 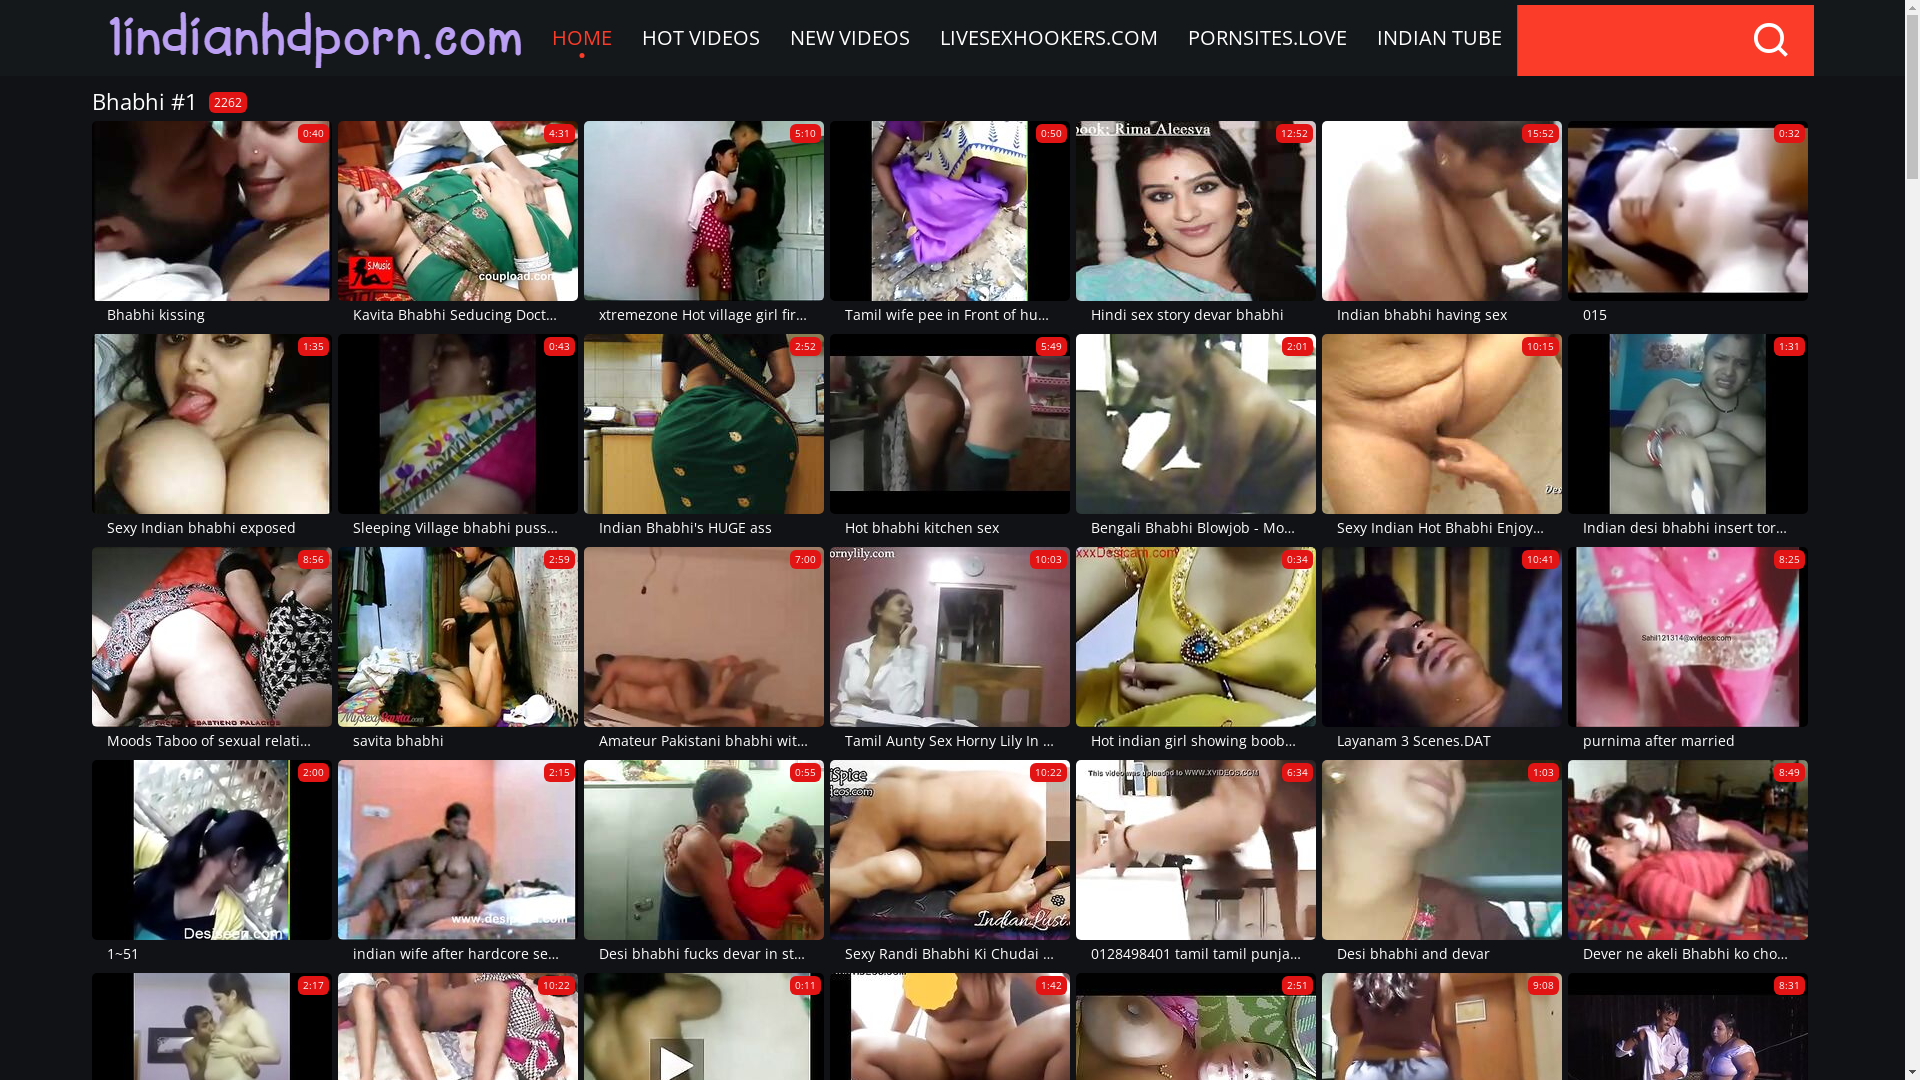 What do you see at coordinates (1195, 862) in the screenshot?
I see `'6:34` at bounding box center [1195, 862].